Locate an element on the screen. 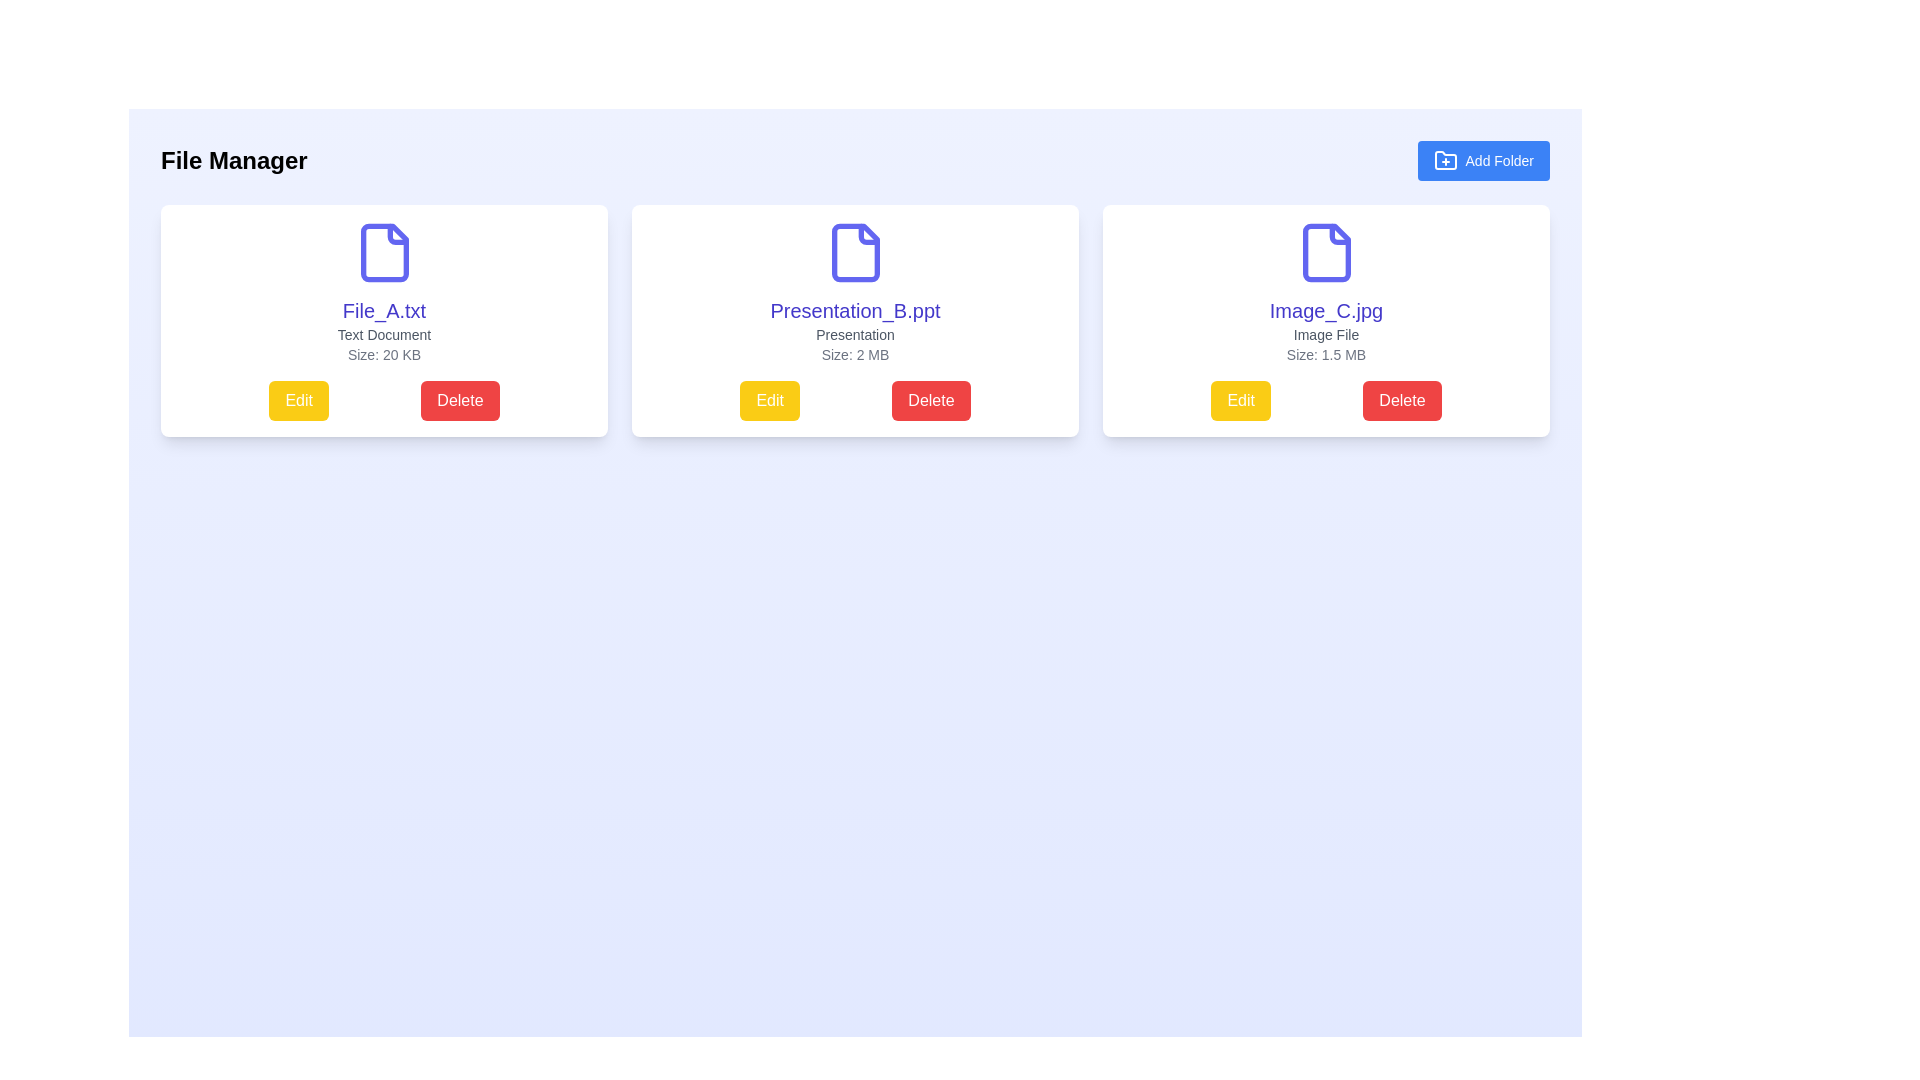  the rectangular button with a blue background and white text reading 'Add Folder' to initiate the folder creation process is located at coordinates (1483, 160).